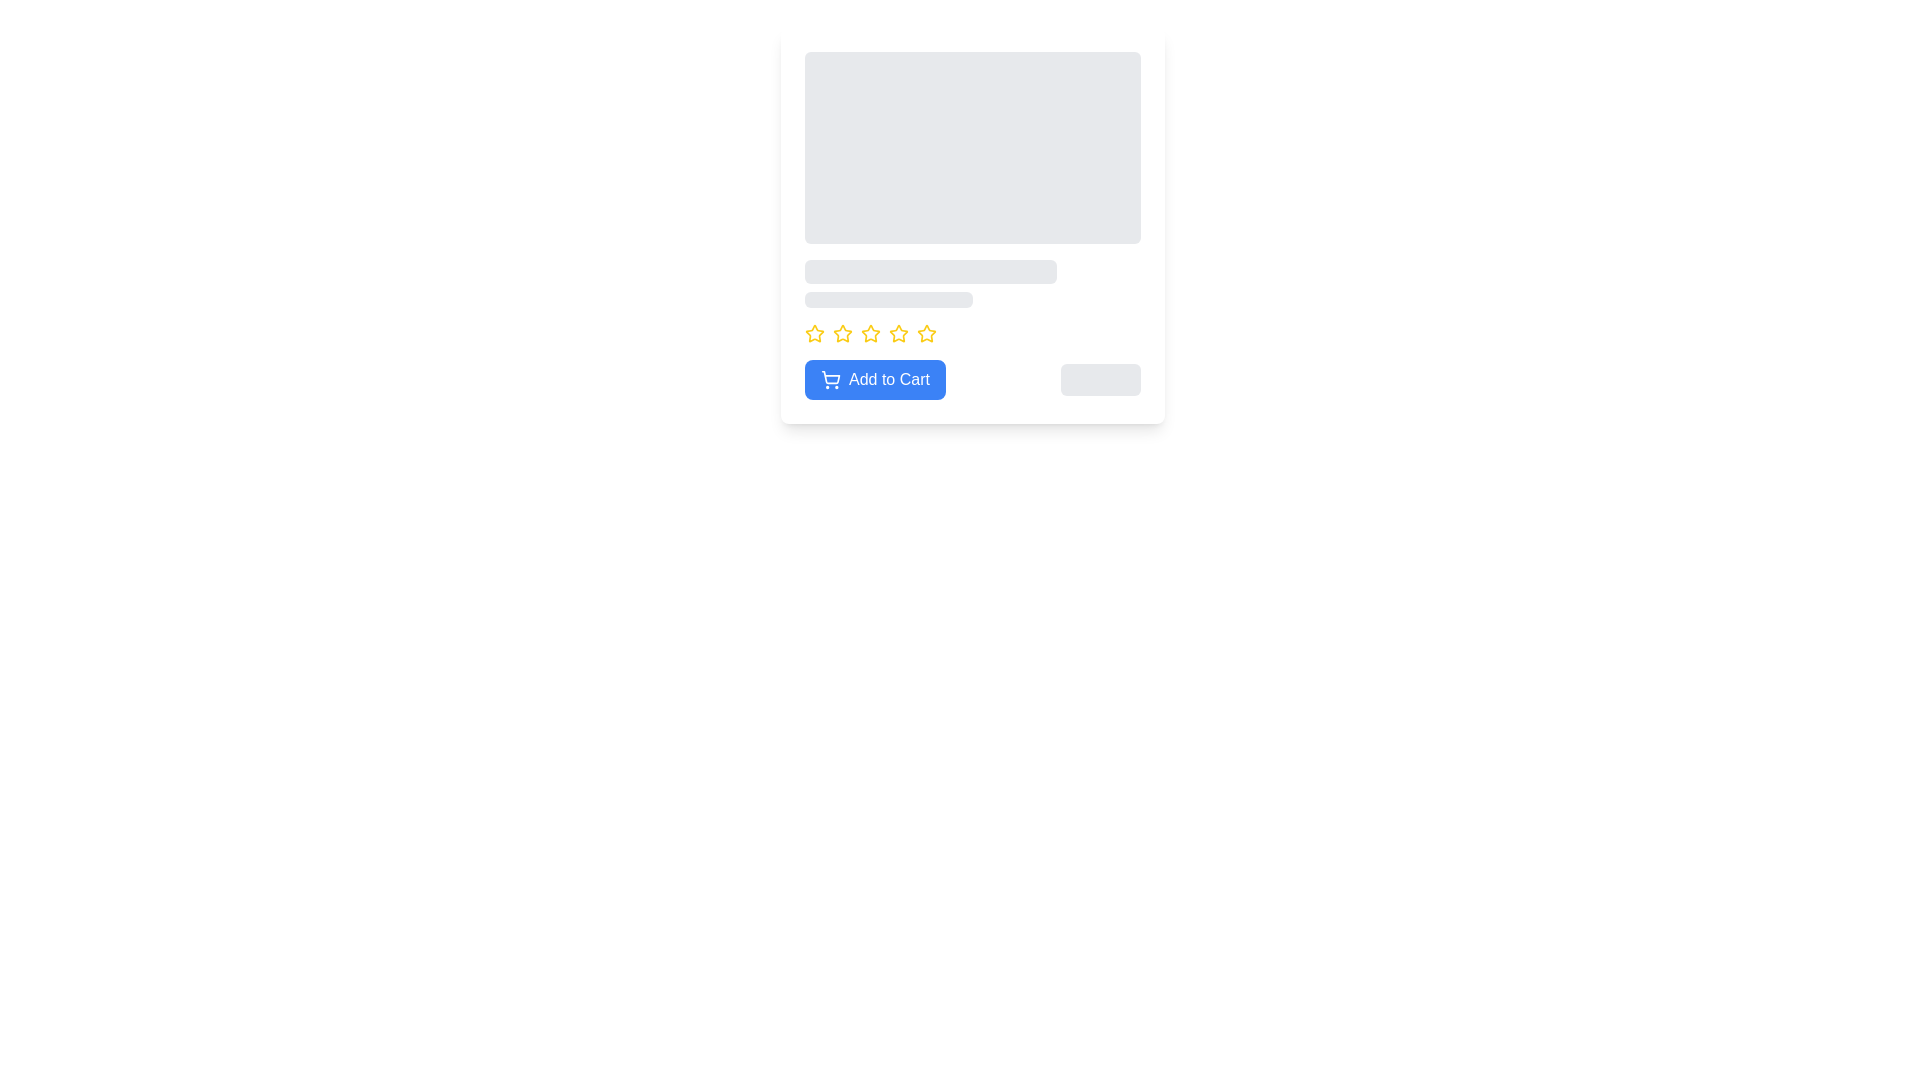  Describe the element at coordinates (875, 380) in the screenshot. I see `the 'Add to Cart' button located at the bottom-left of the card layout` at that location.